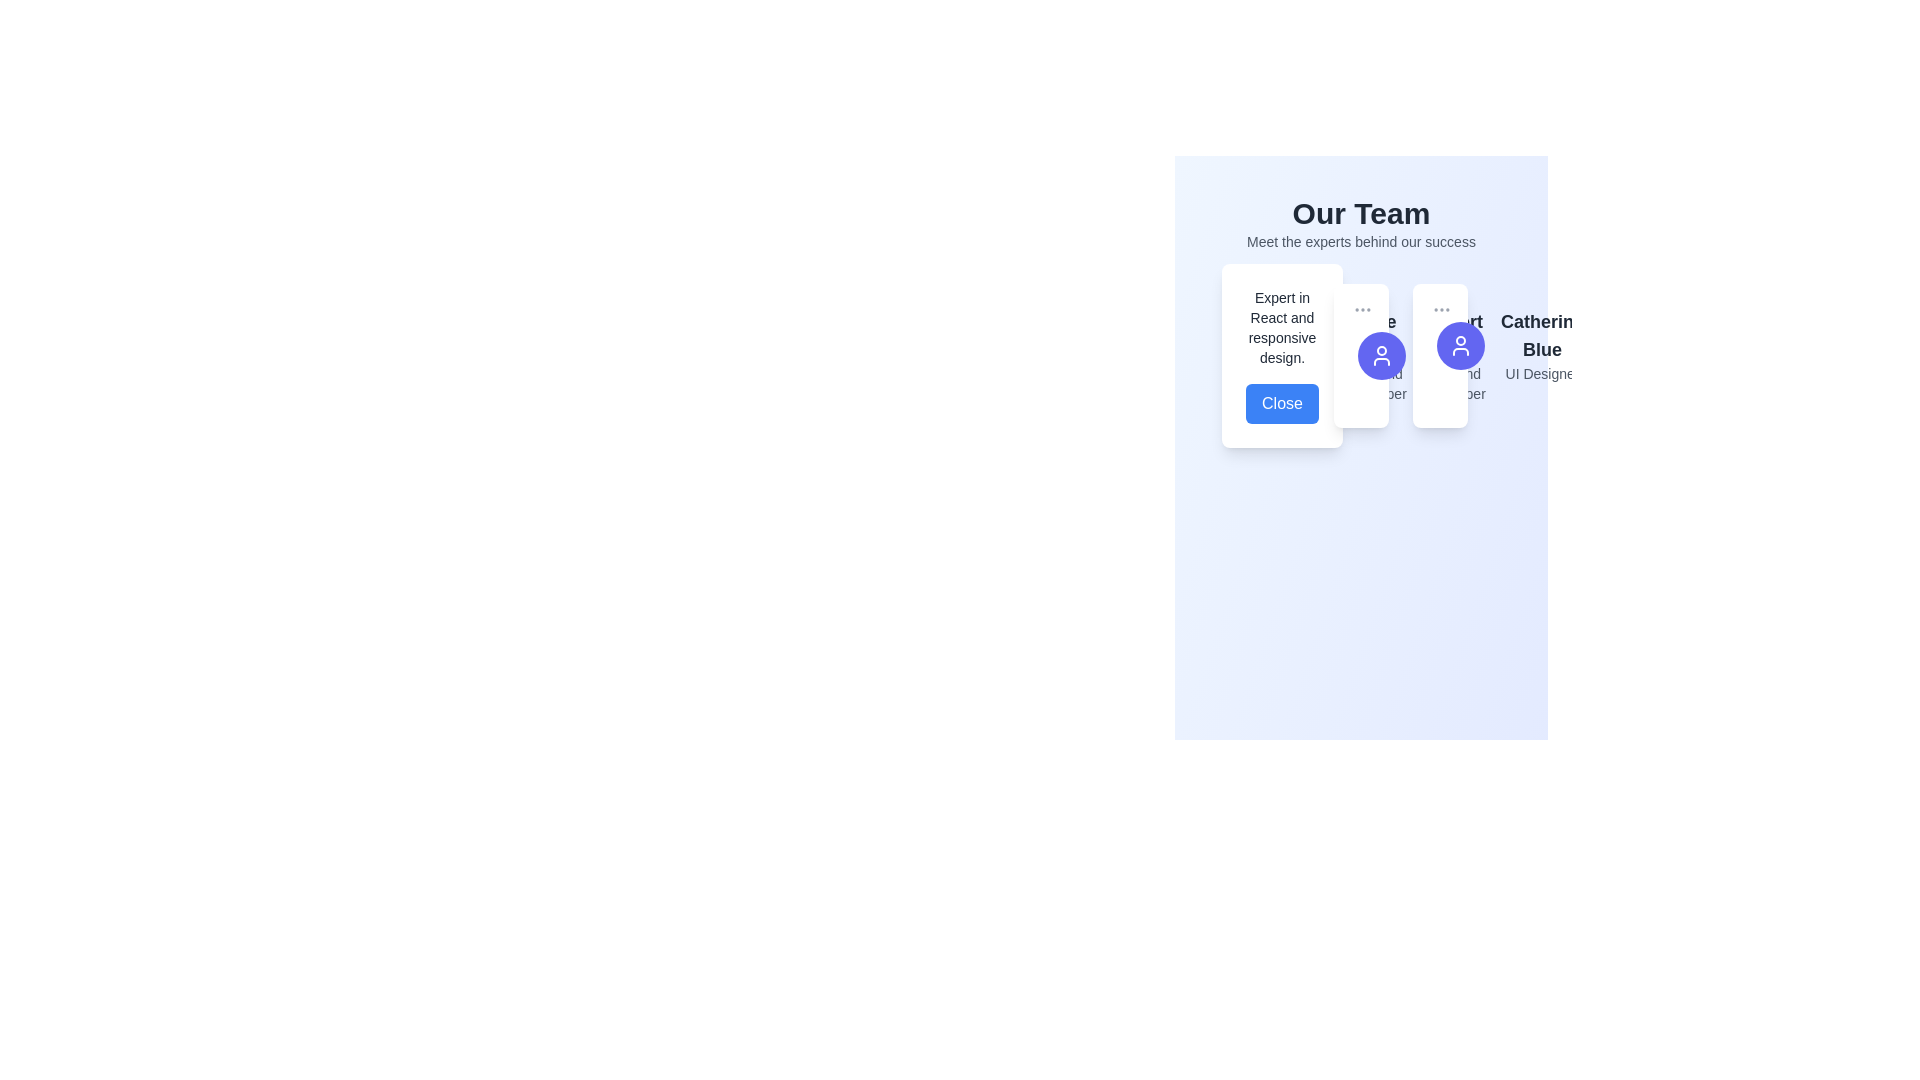 The image size is (1920, 1080). What do you see at coordinates (1381, 354) in the screenshot?
I see `the Profile Avatar, which is a circular element with a purple background and a white user icon, located to the left of the text 'Robert Brown' and 'Backend Developer'` at bounding box center [1381, 354].